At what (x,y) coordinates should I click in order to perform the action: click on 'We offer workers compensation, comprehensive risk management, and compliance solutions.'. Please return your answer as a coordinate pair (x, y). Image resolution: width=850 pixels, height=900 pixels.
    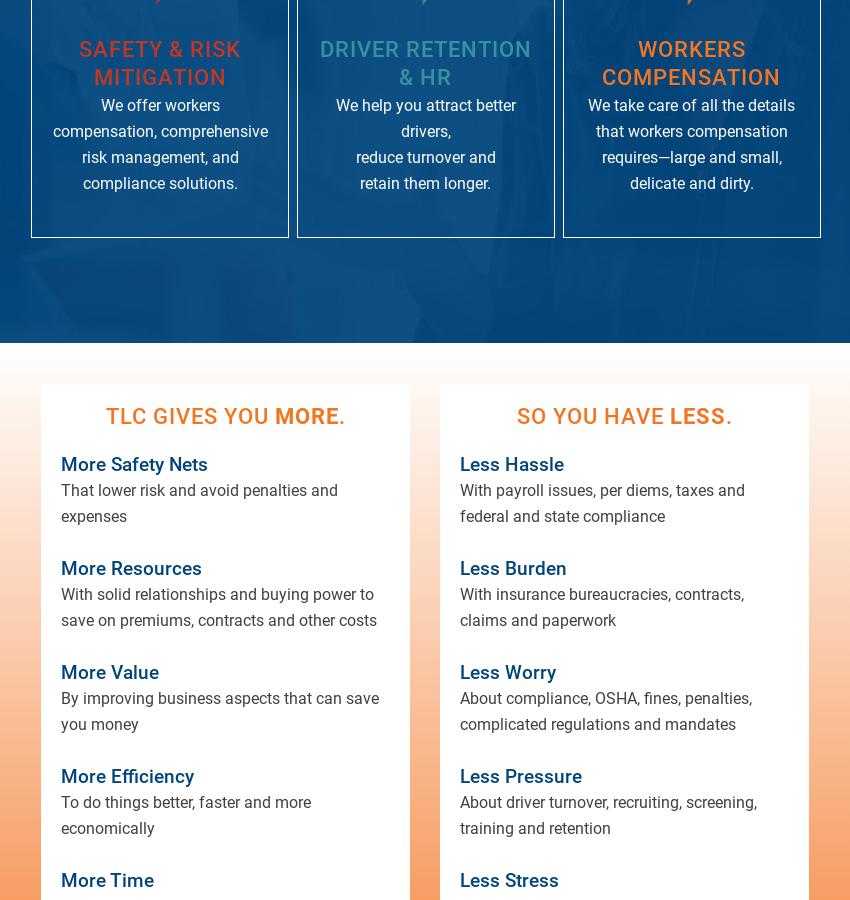
    Looking at the image, I should click on (159, 144).